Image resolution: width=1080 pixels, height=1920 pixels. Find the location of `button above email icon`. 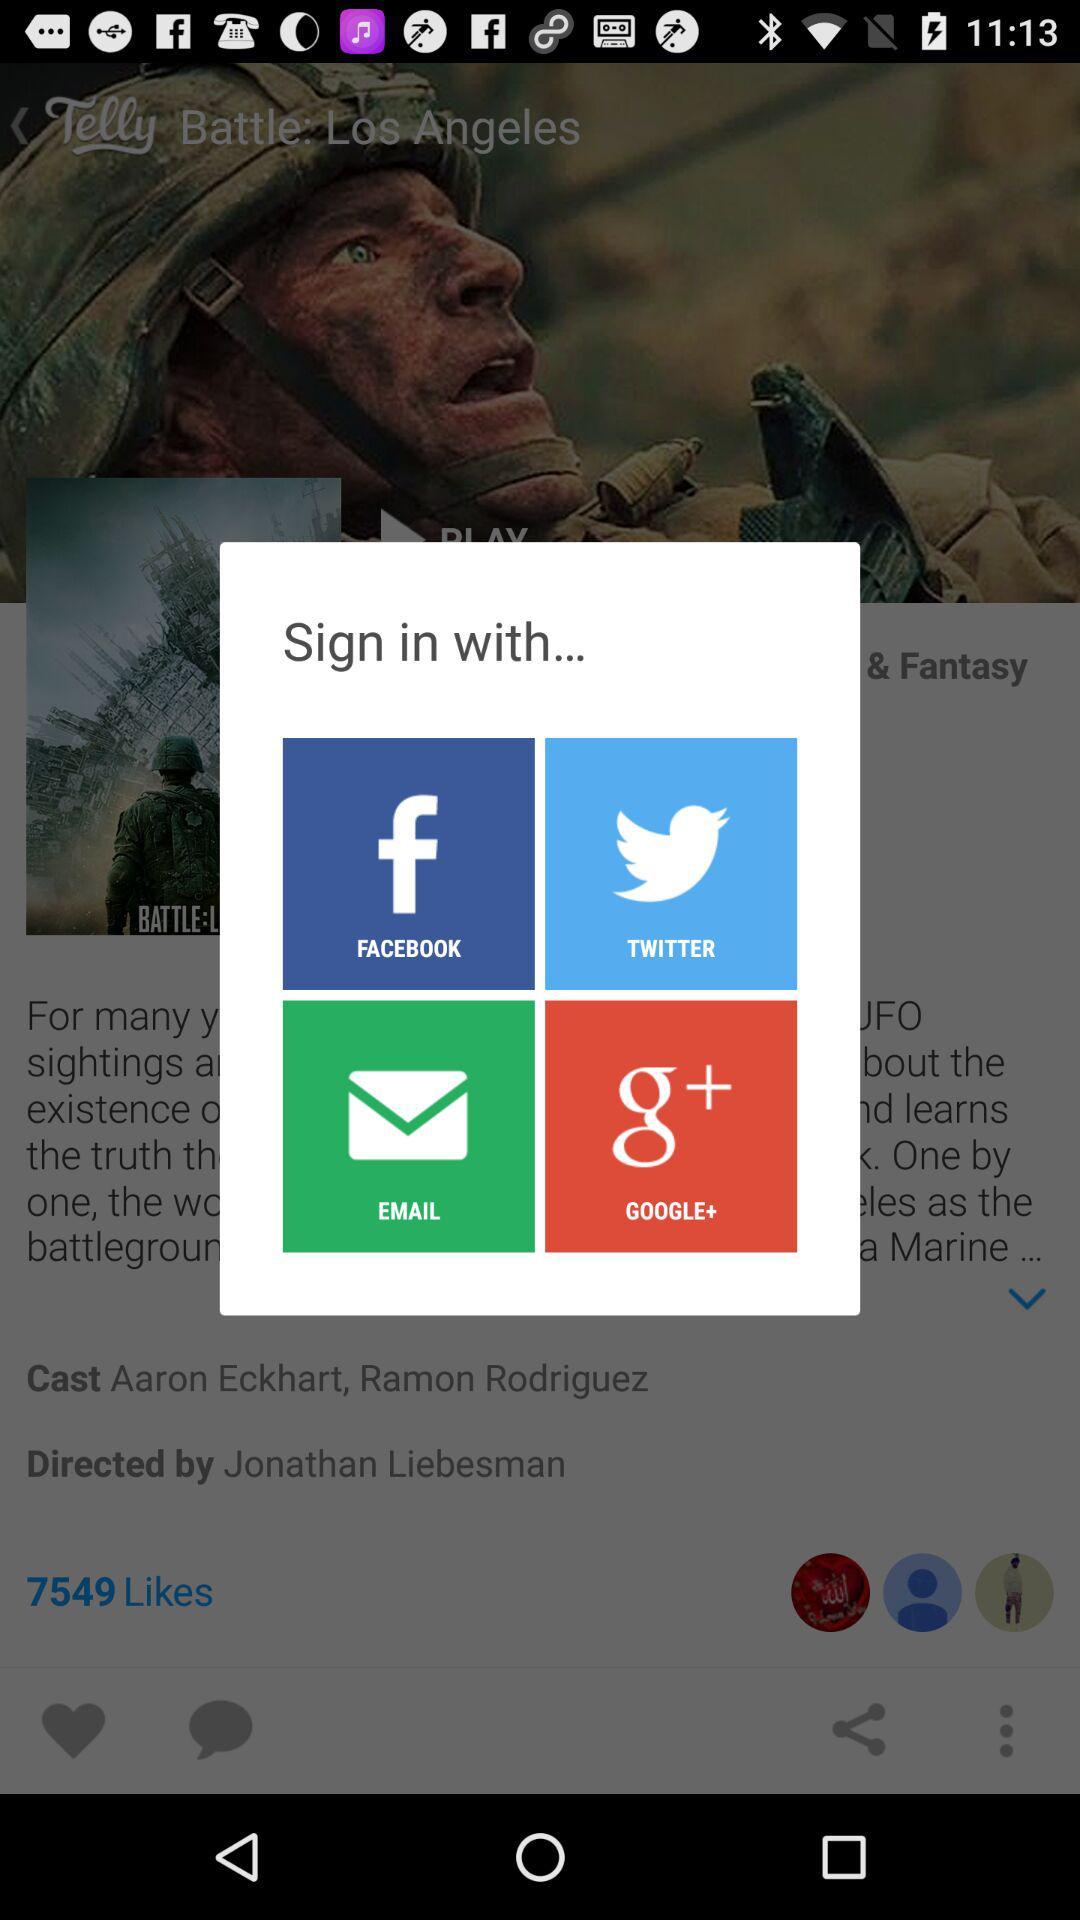

button above email icon is located at coordinates (671, 863).